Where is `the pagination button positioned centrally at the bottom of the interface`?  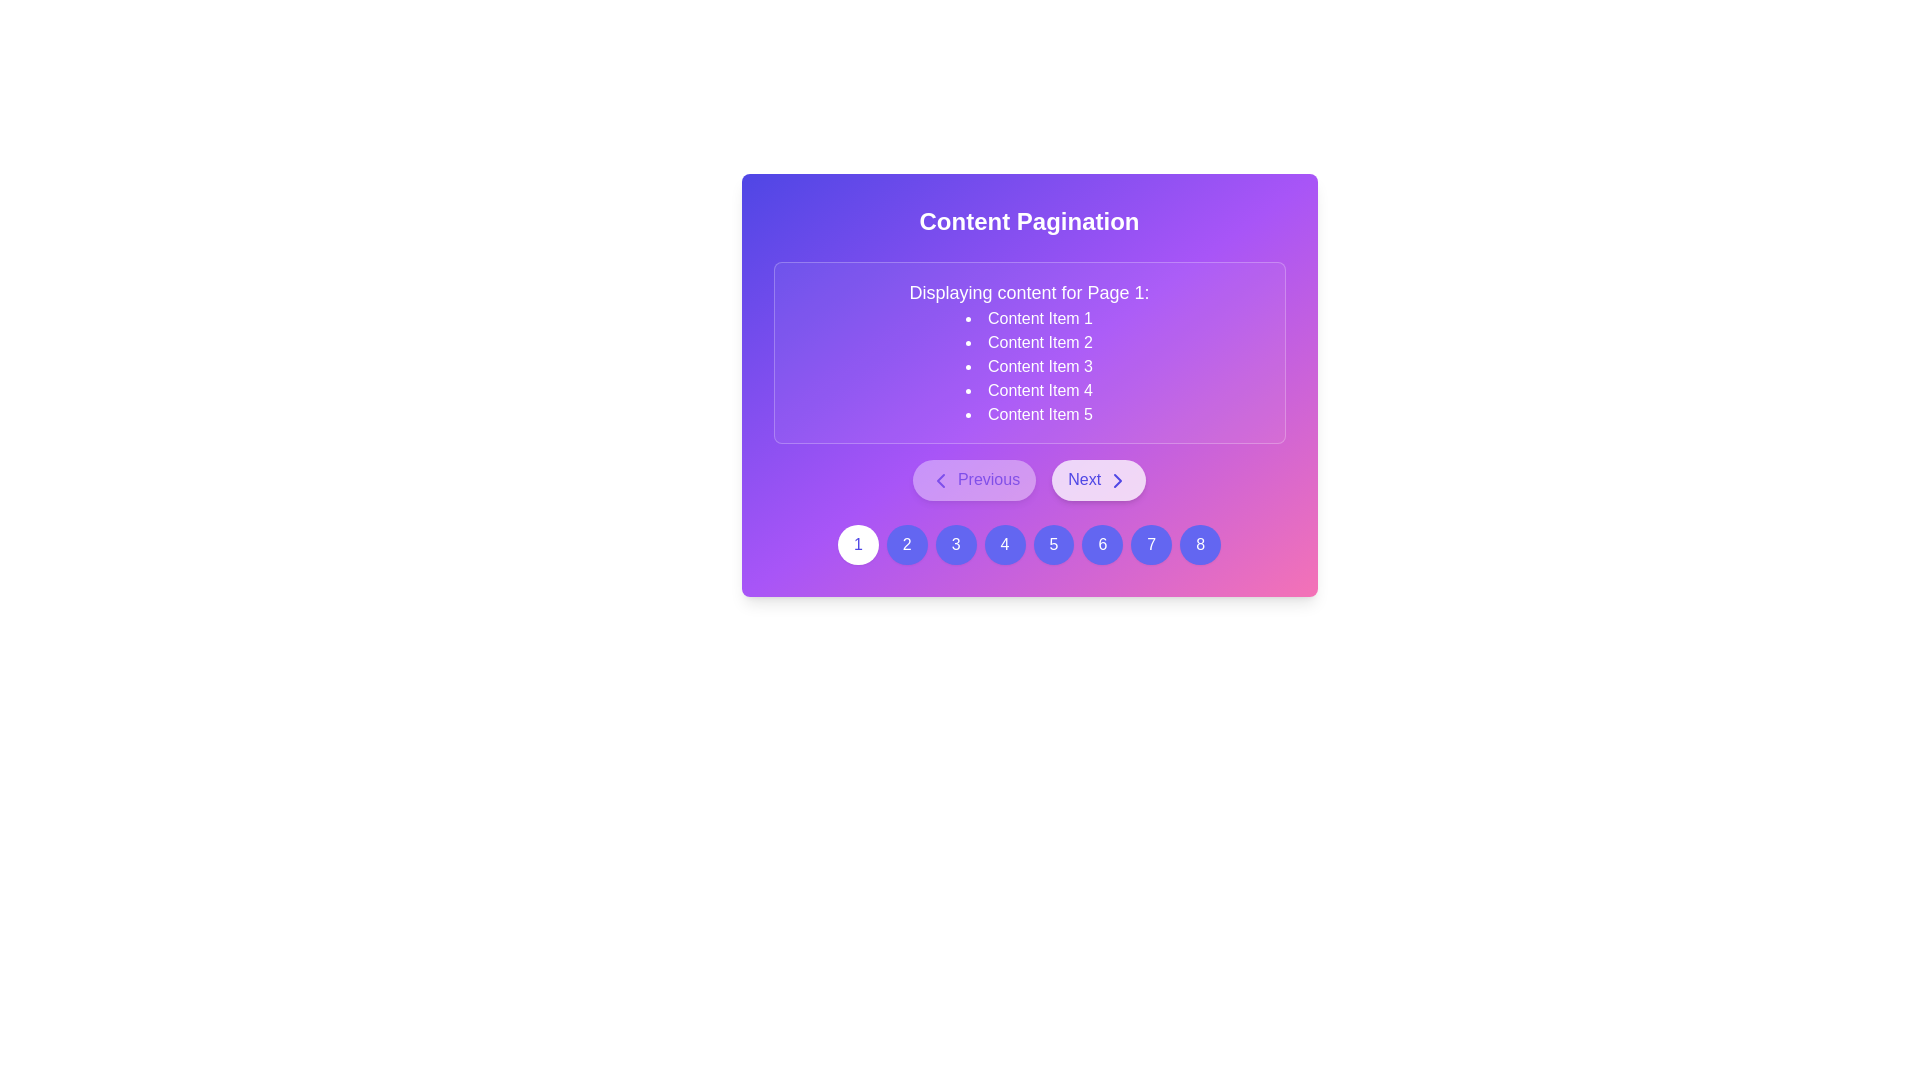
the pagination button positioned centrally at the bottom of the interface is located at coordinates (1005, 544).